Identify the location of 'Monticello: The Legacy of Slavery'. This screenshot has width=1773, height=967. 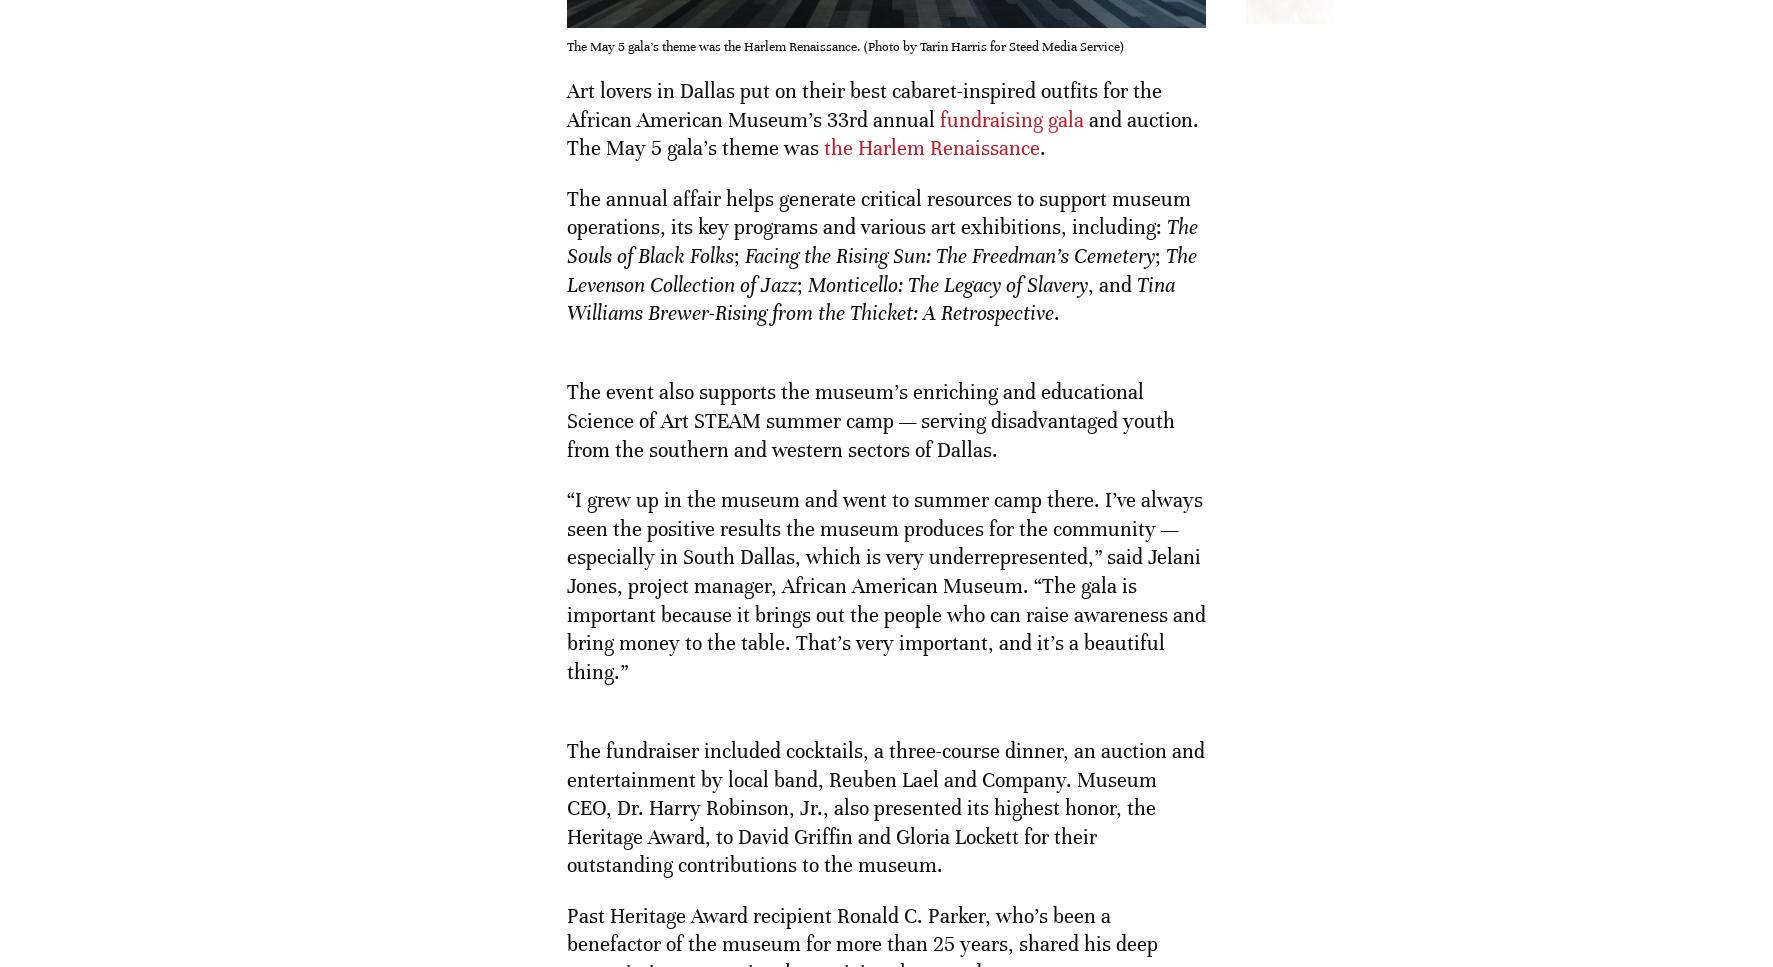
(944, 283).